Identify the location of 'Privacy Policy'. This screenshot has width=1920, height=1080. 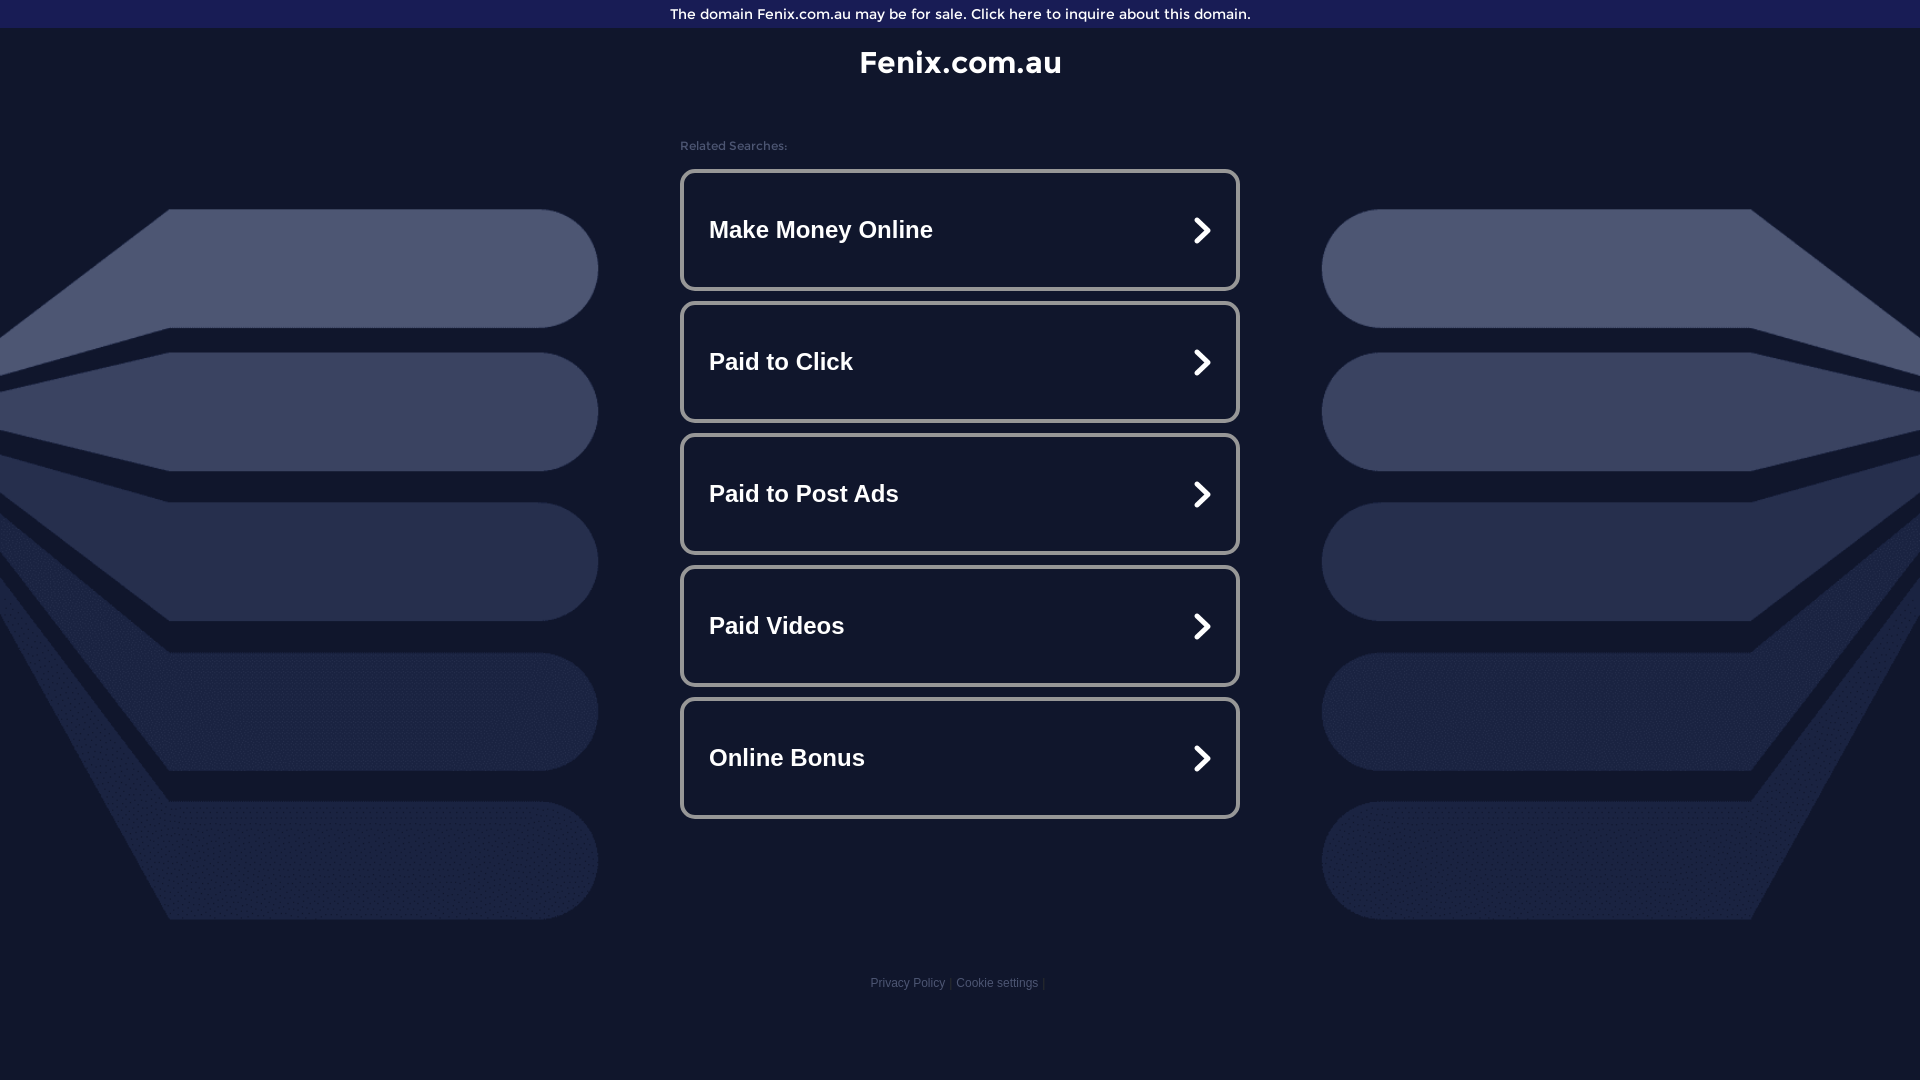
(906, 982).